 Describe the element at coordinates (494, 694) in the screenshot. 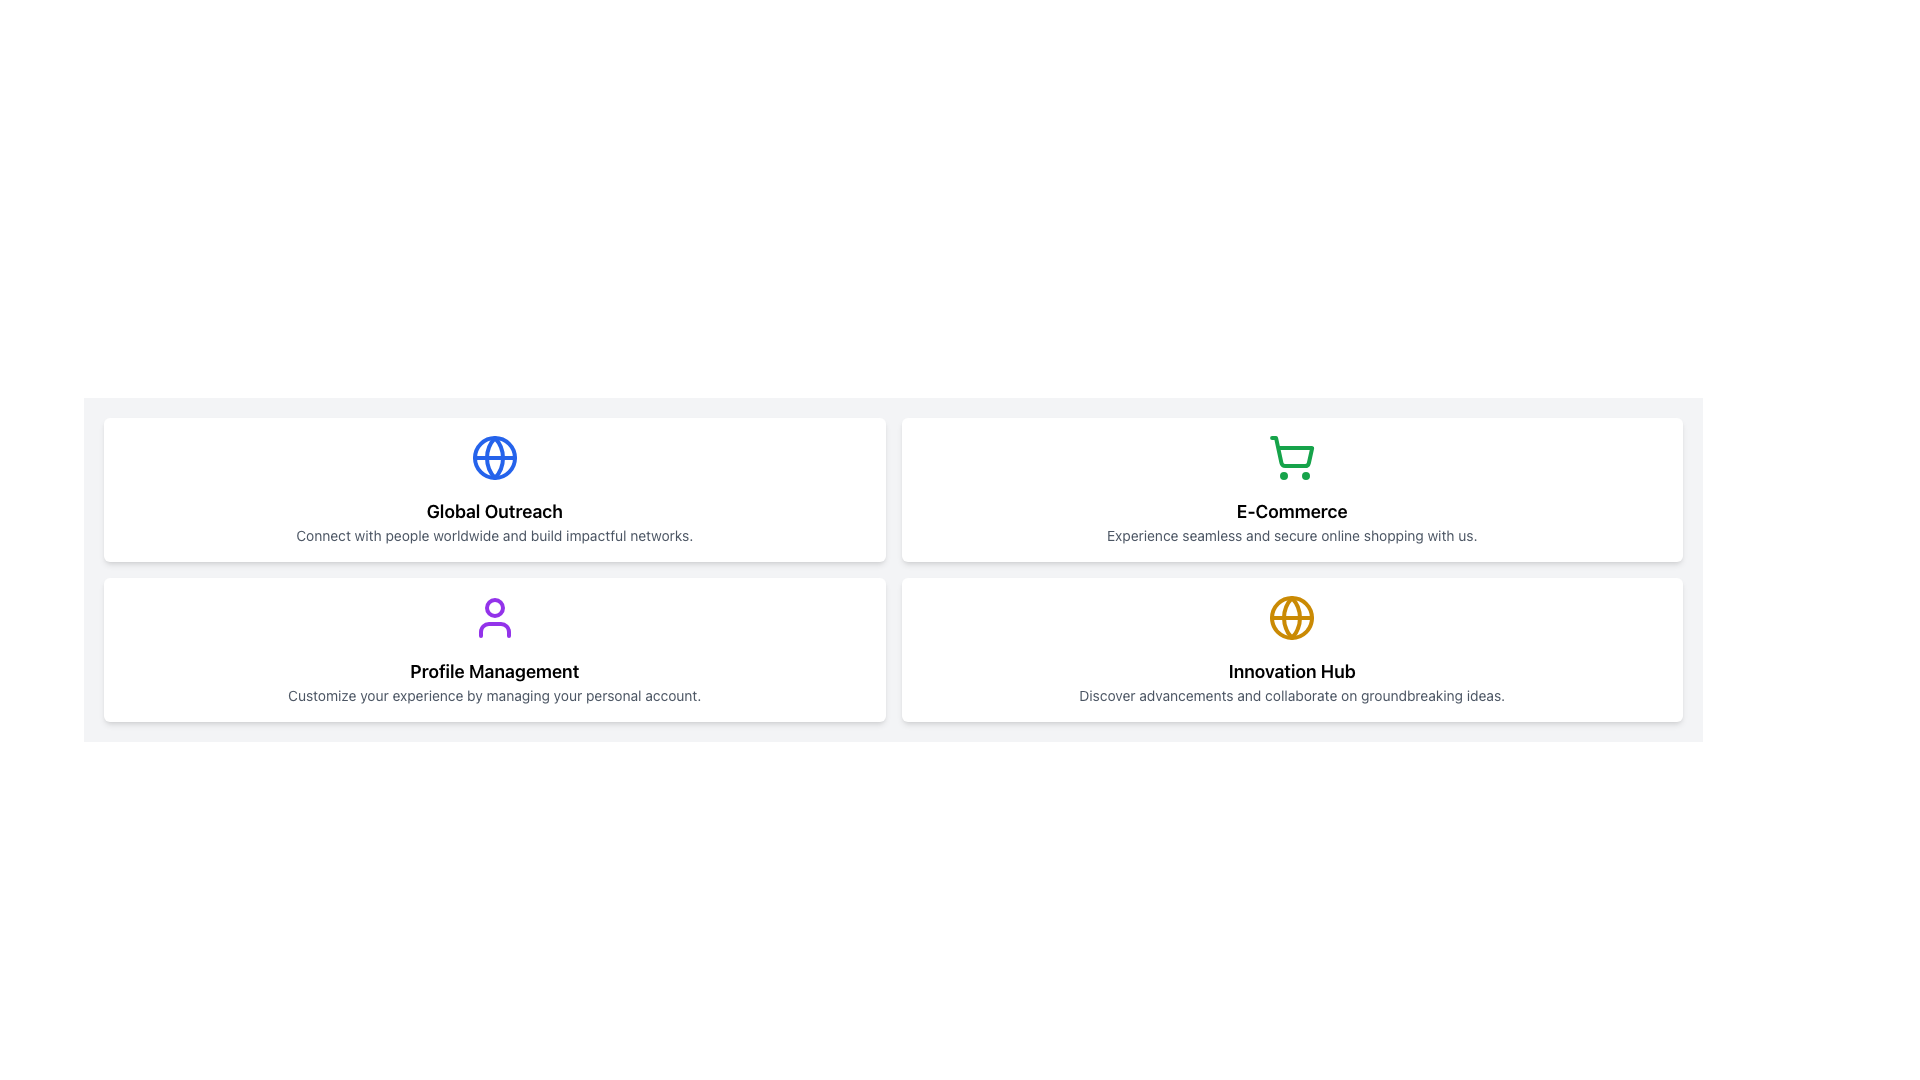

I see `the text 'Customize your experience by managing your personal account.' which is located below the heading 'Profile Management' in a white card` at that location.